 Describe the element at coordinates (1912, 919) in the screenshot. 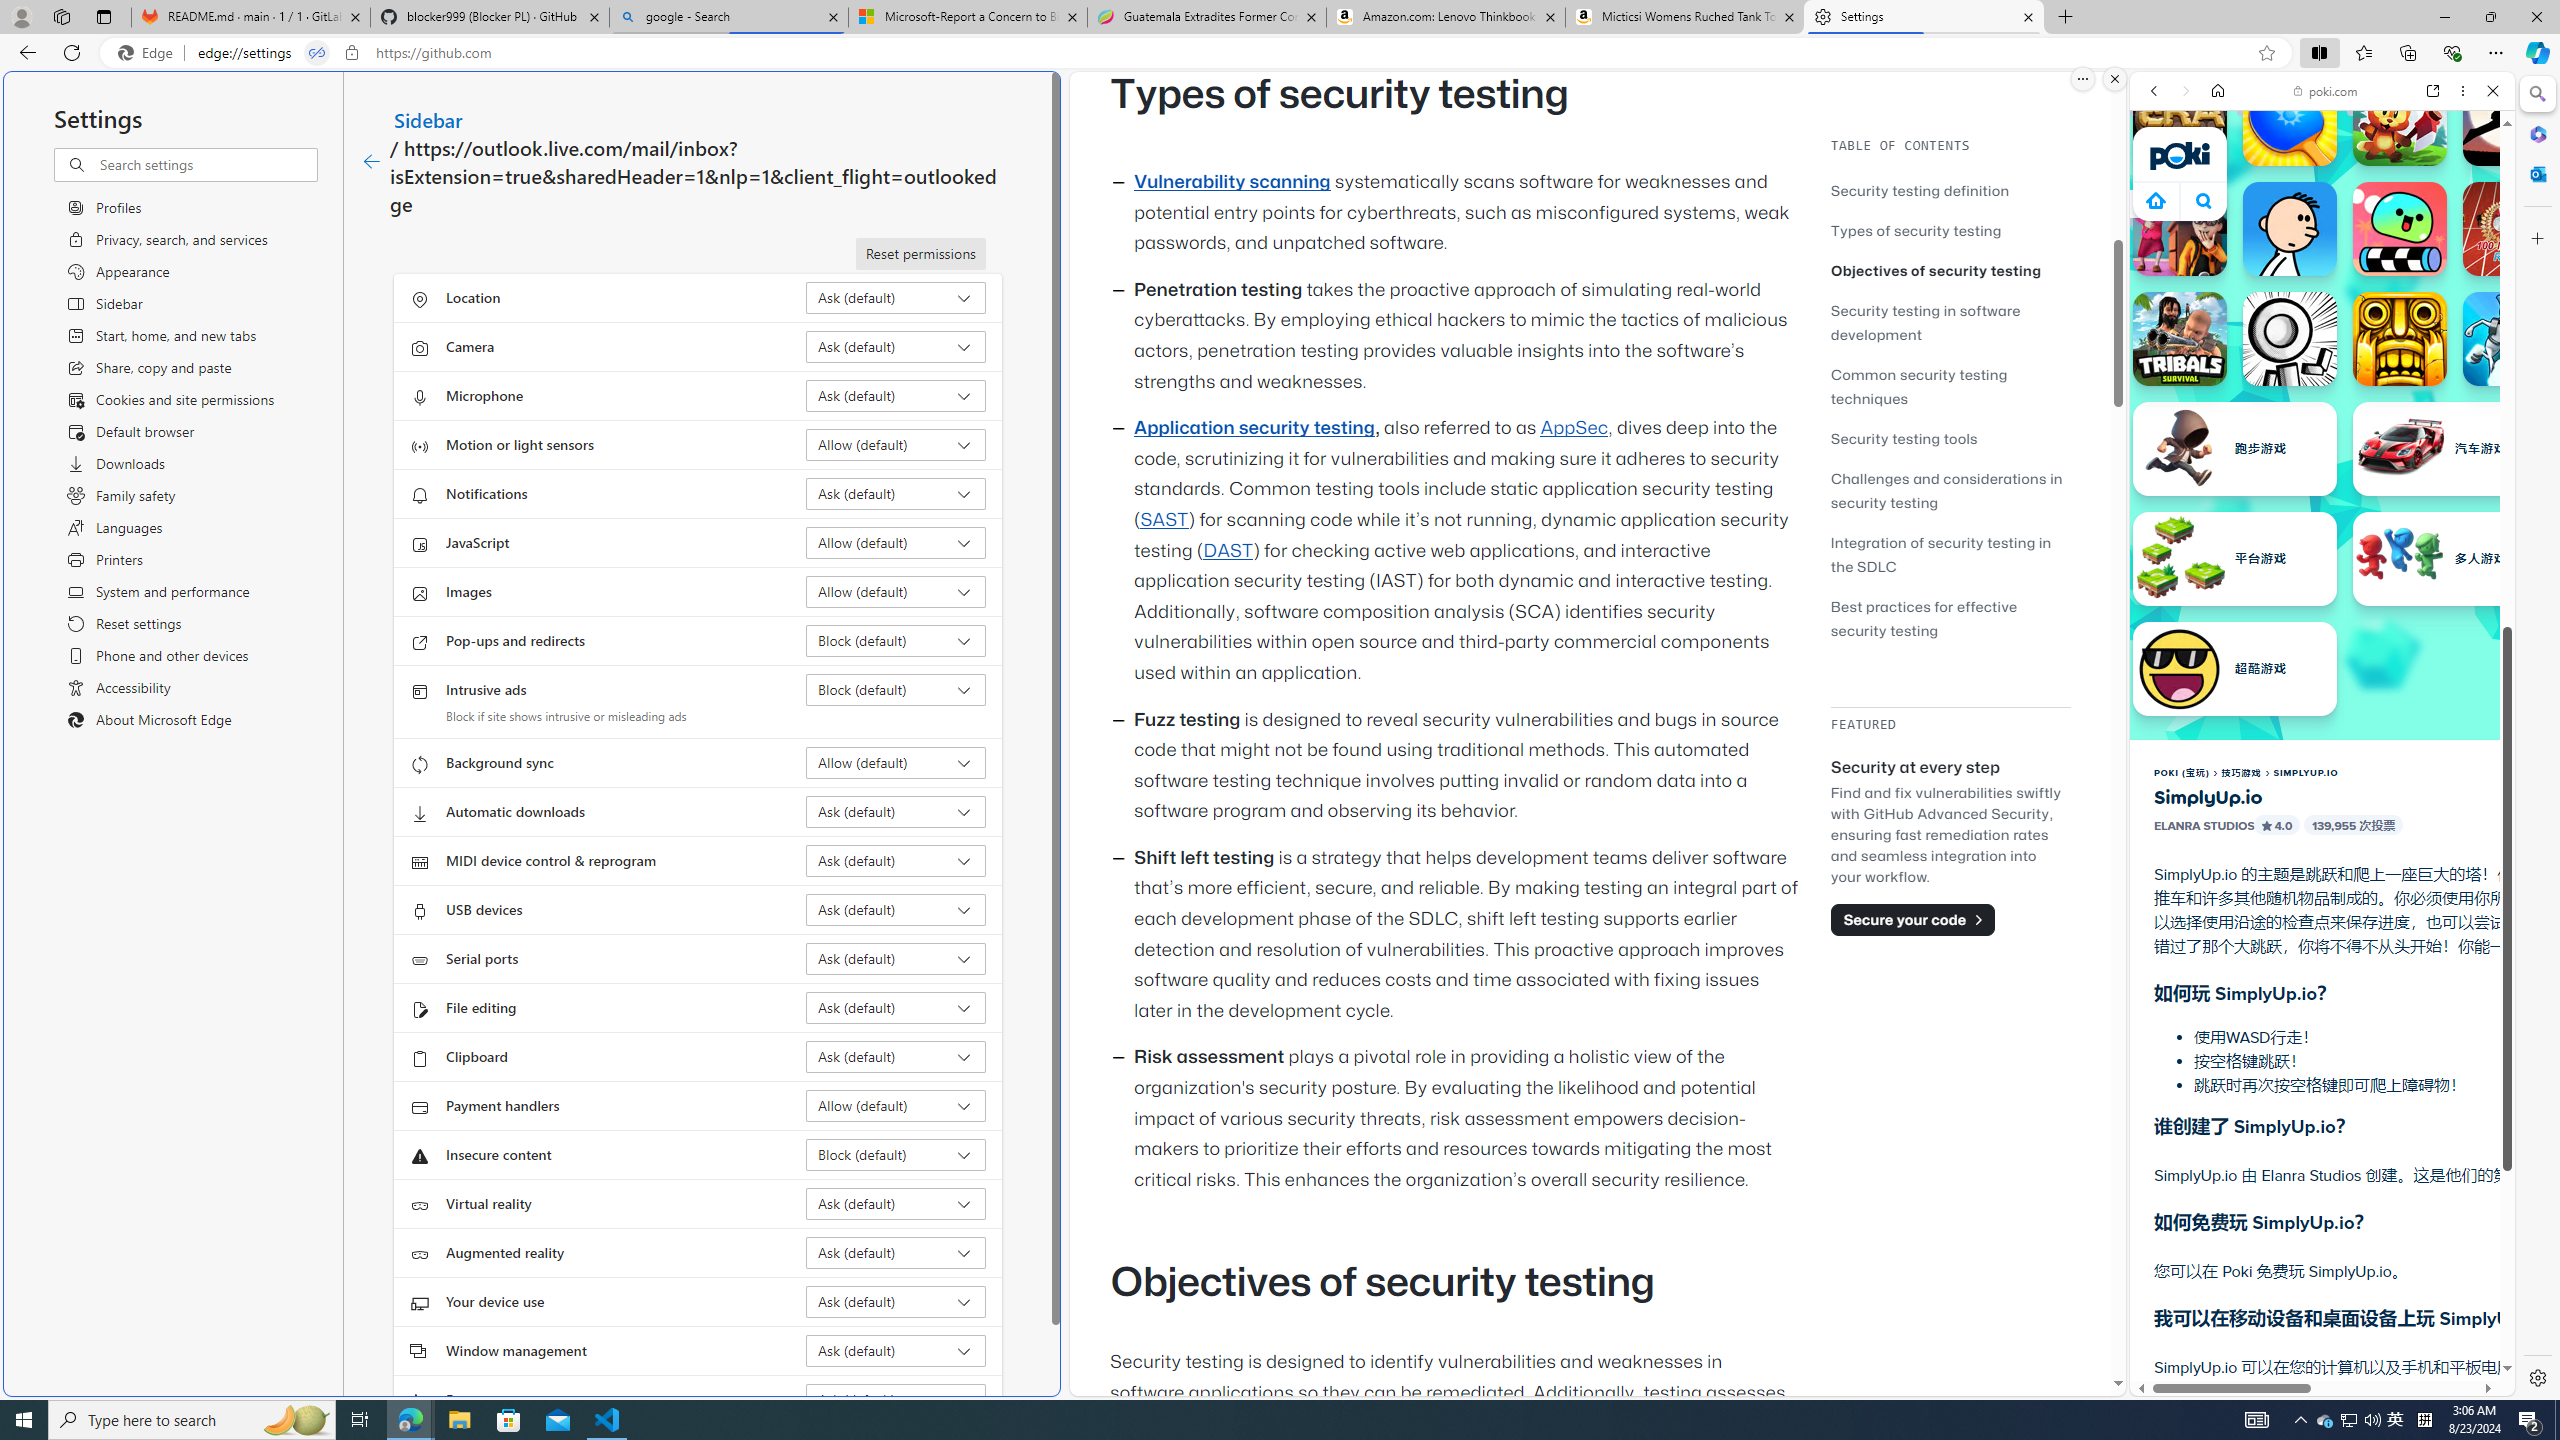

I see `'Secure your code'` at that location.